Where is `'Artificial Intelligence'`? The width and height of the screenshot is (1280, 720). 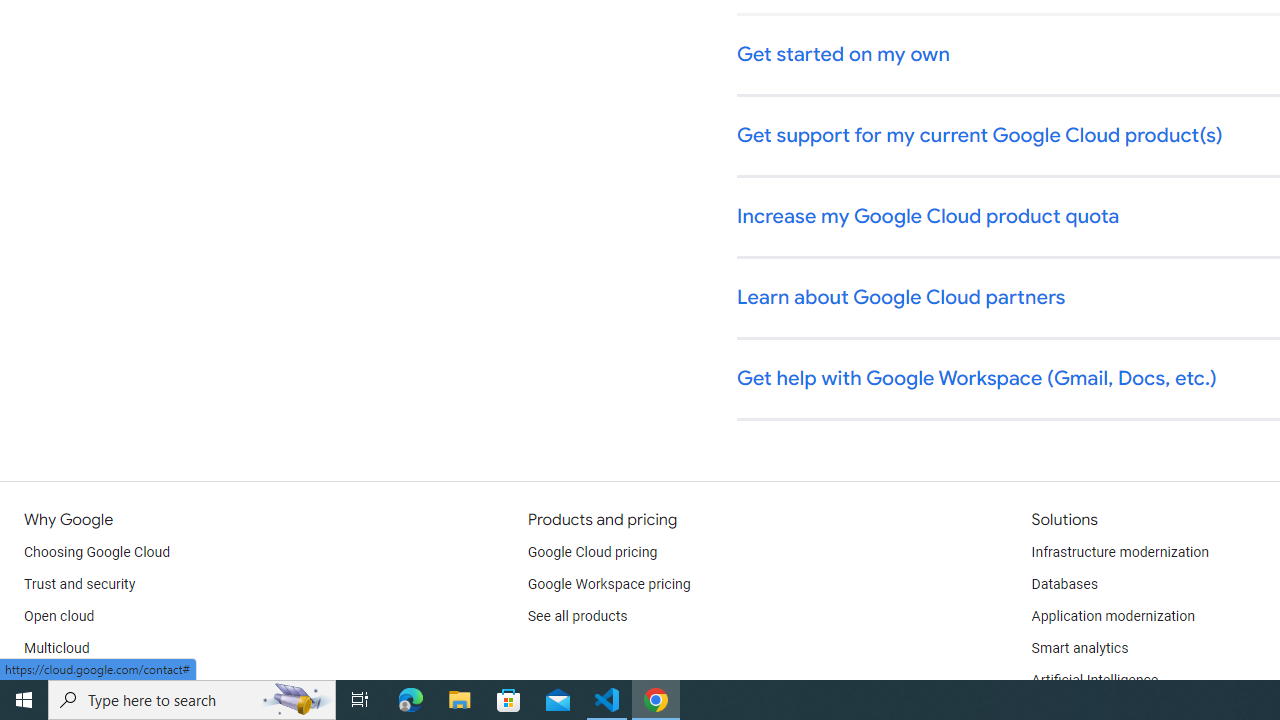 'Artificial Intelligence' is located at coordinates (1093, 680).